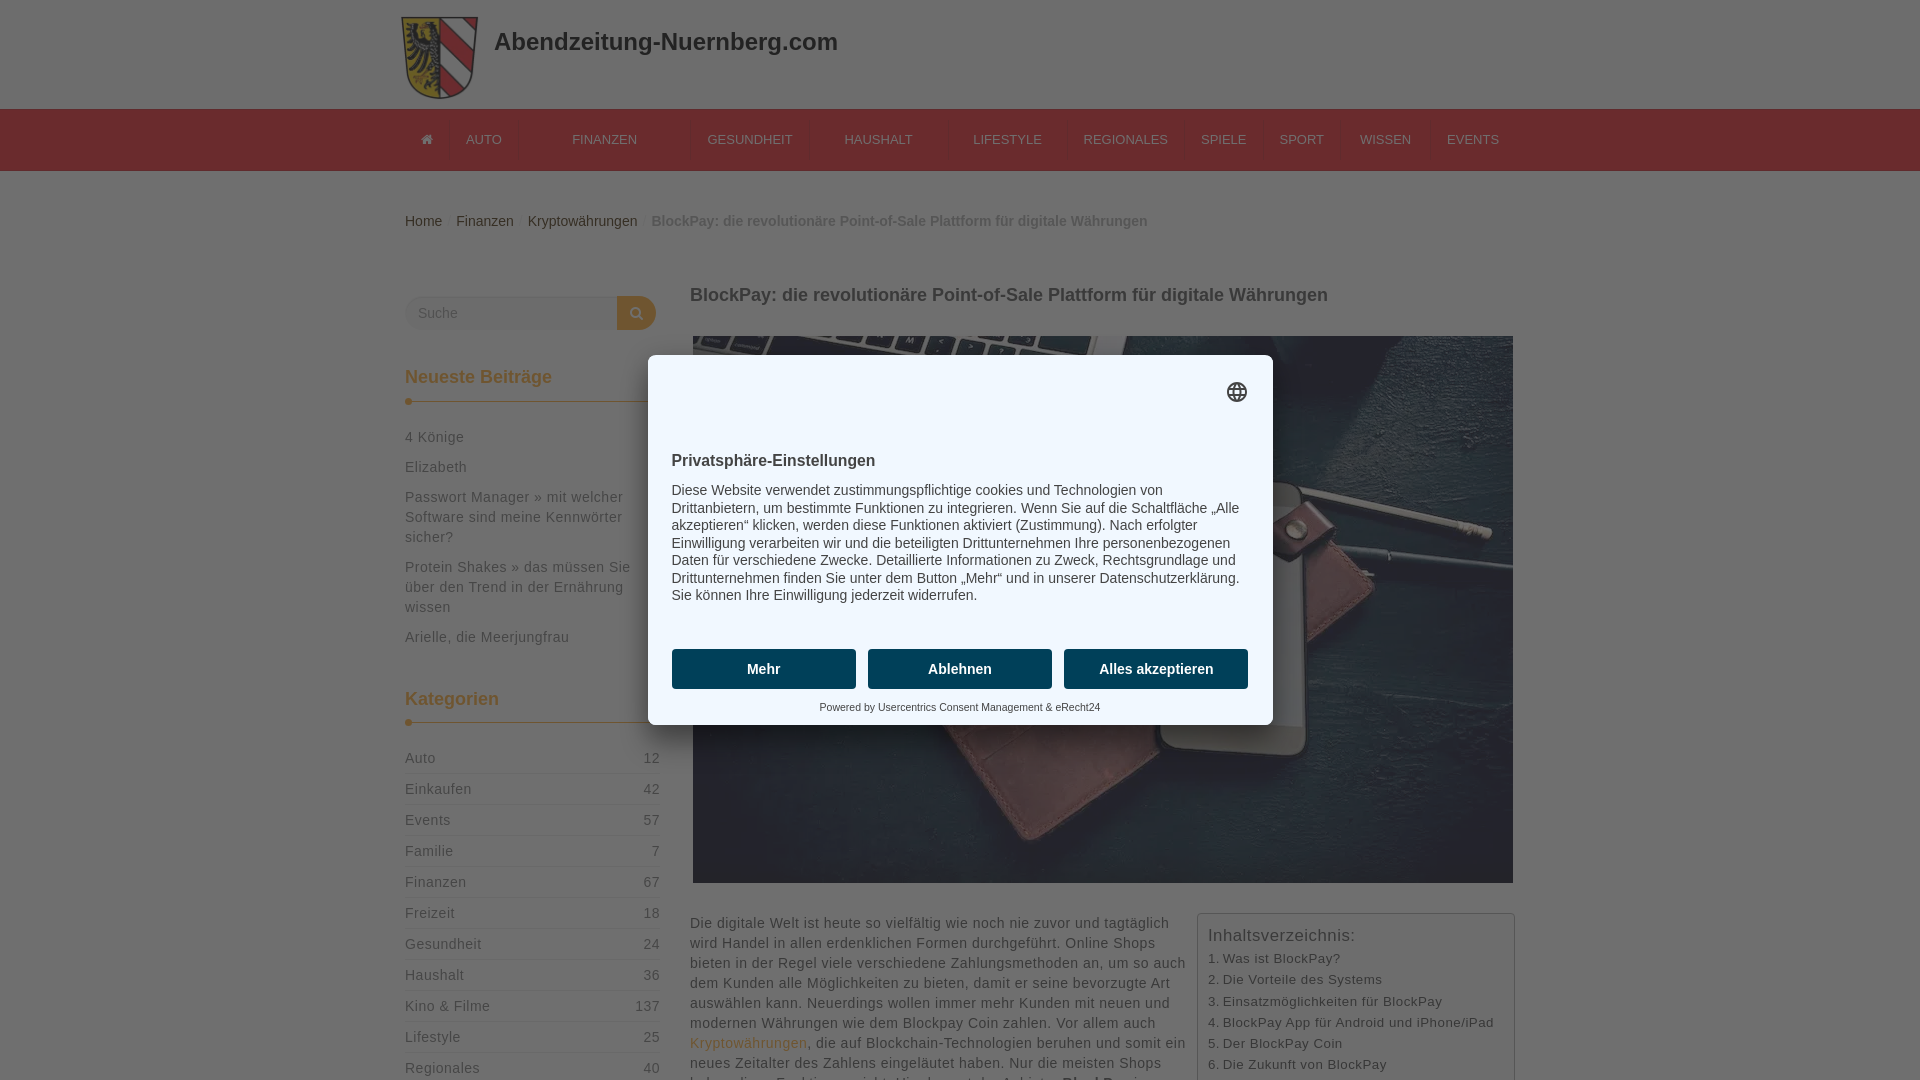  I want to click on 'AUTO', so click(474, 138).